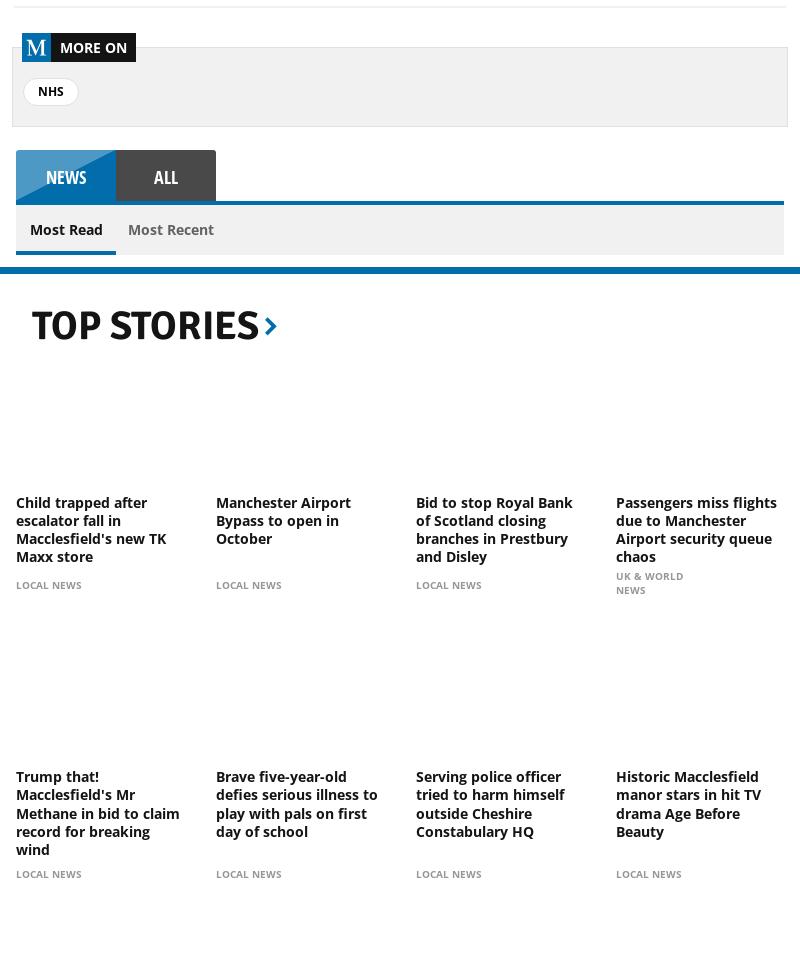 The width and height of the screenshot is (800, 971). Describe the element at coordinates (90, 528) in the screenshot. I see `'Child trapped after escalator fall in Macclesfield's new TK Maxx store'` at that location.